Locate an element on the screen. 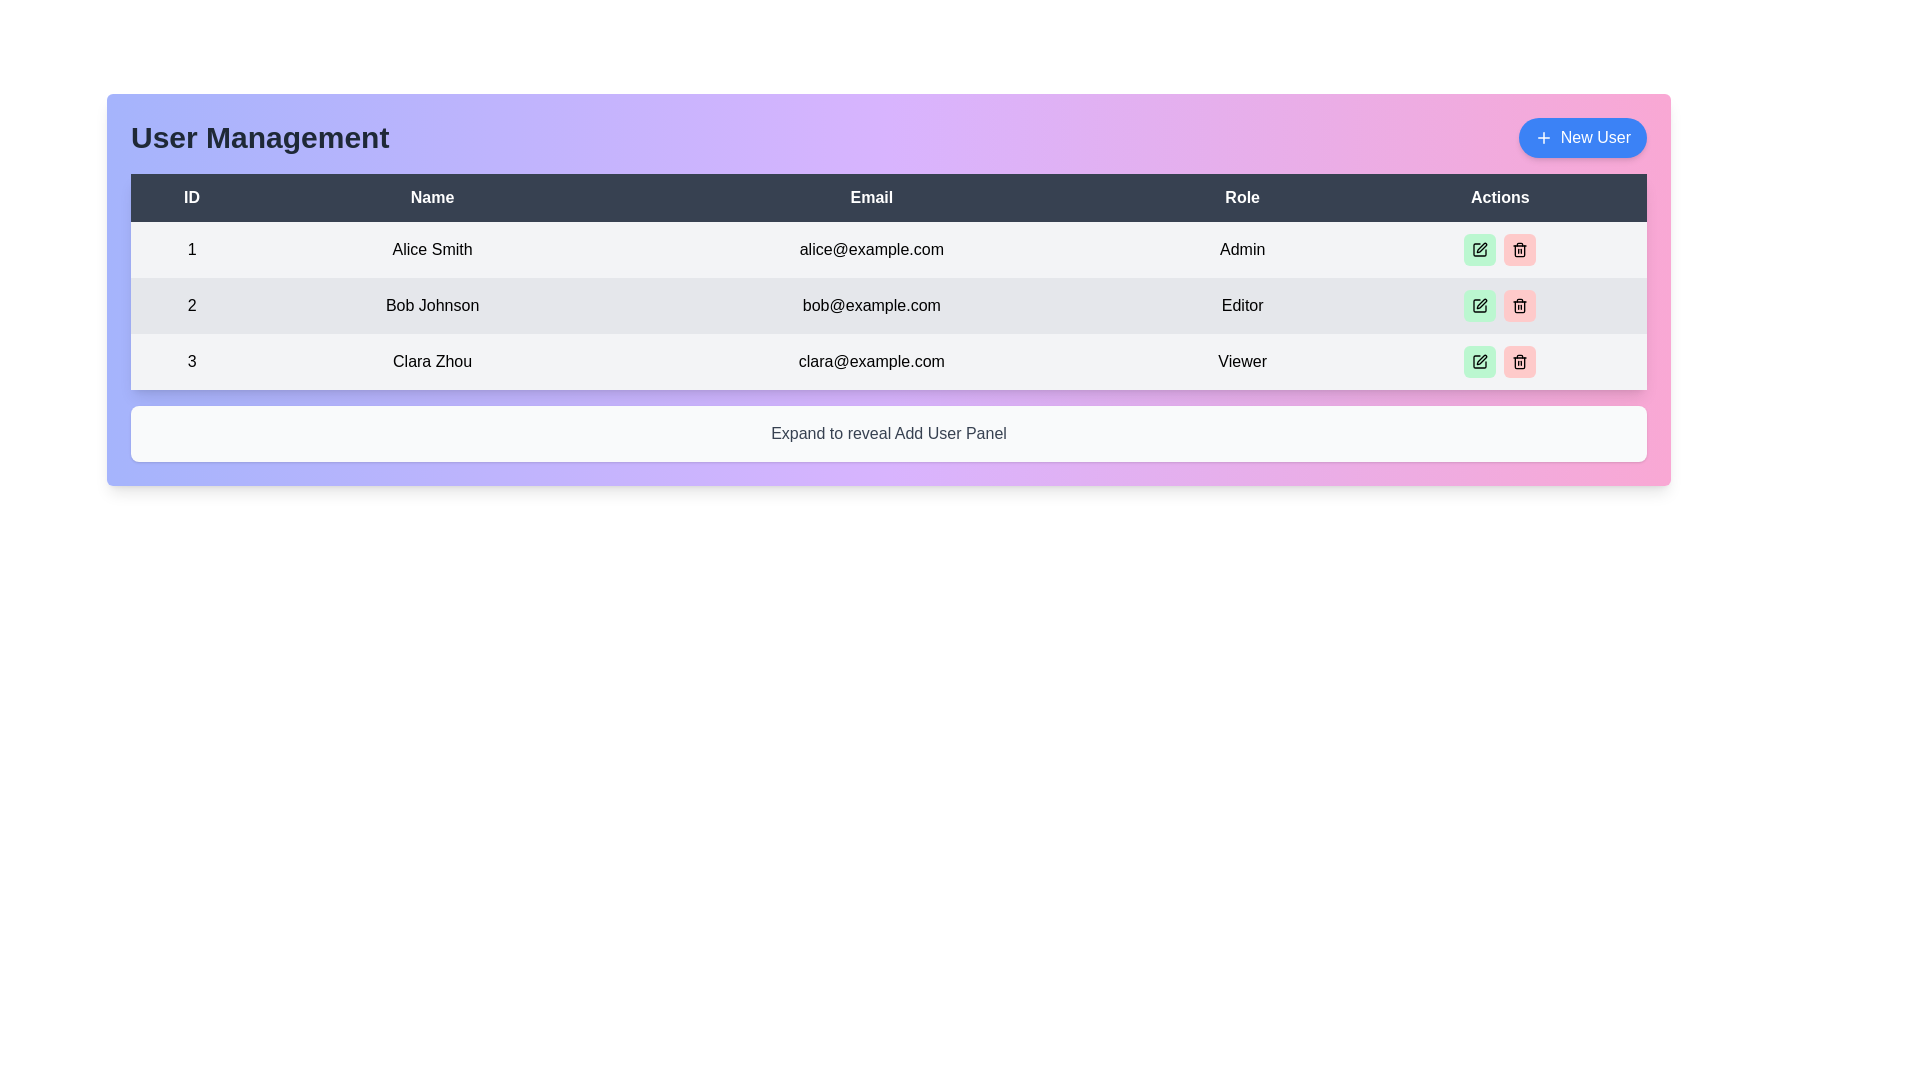 The width and height of the screenshot is (1920, 1080). the delete button, which is a rounded square icon with a pink background and a trash bin symbol, located in the 'Actions' column of the second row for user 'Bob Johnson' is located at coordinates (1520, 305).